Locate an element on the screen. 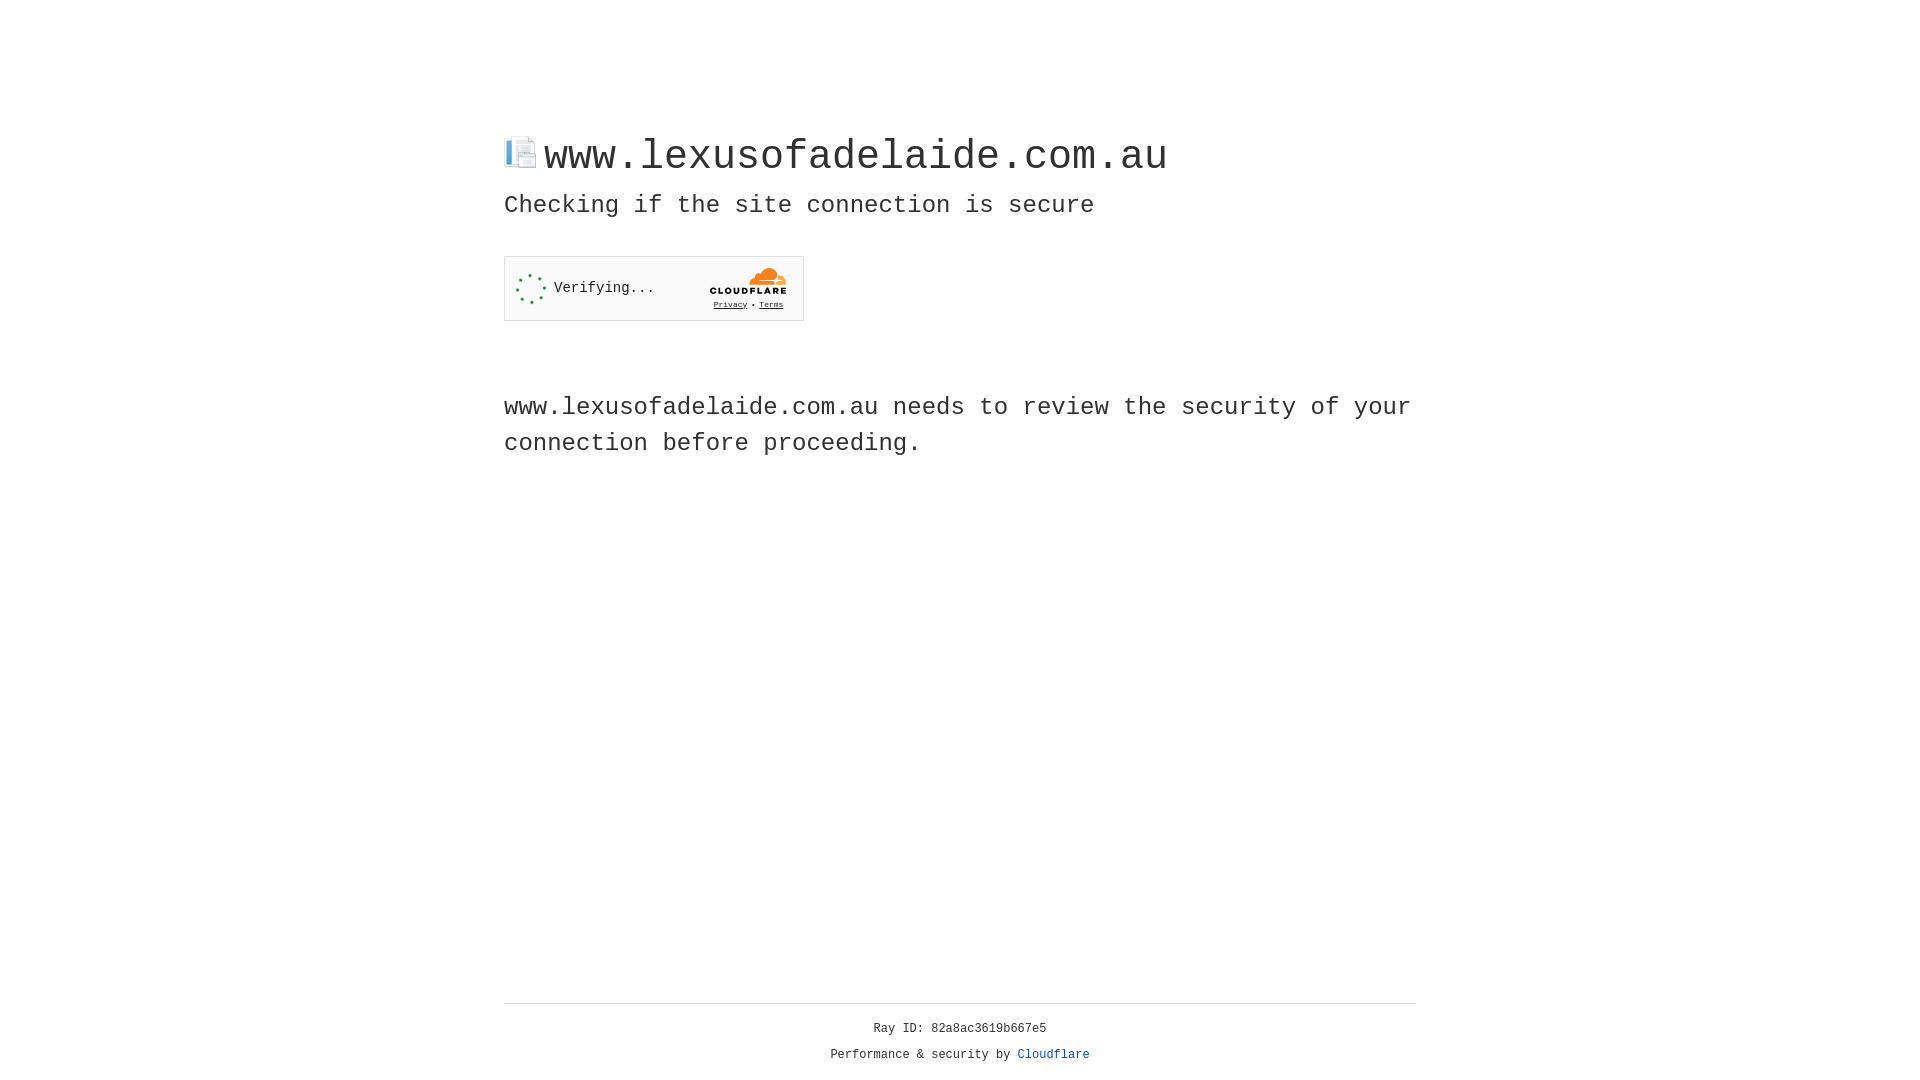 This screenshot has height=1080, width=1920. 'Widget containing a Cloudflare security challenge' is located at coordinates (653, 288).